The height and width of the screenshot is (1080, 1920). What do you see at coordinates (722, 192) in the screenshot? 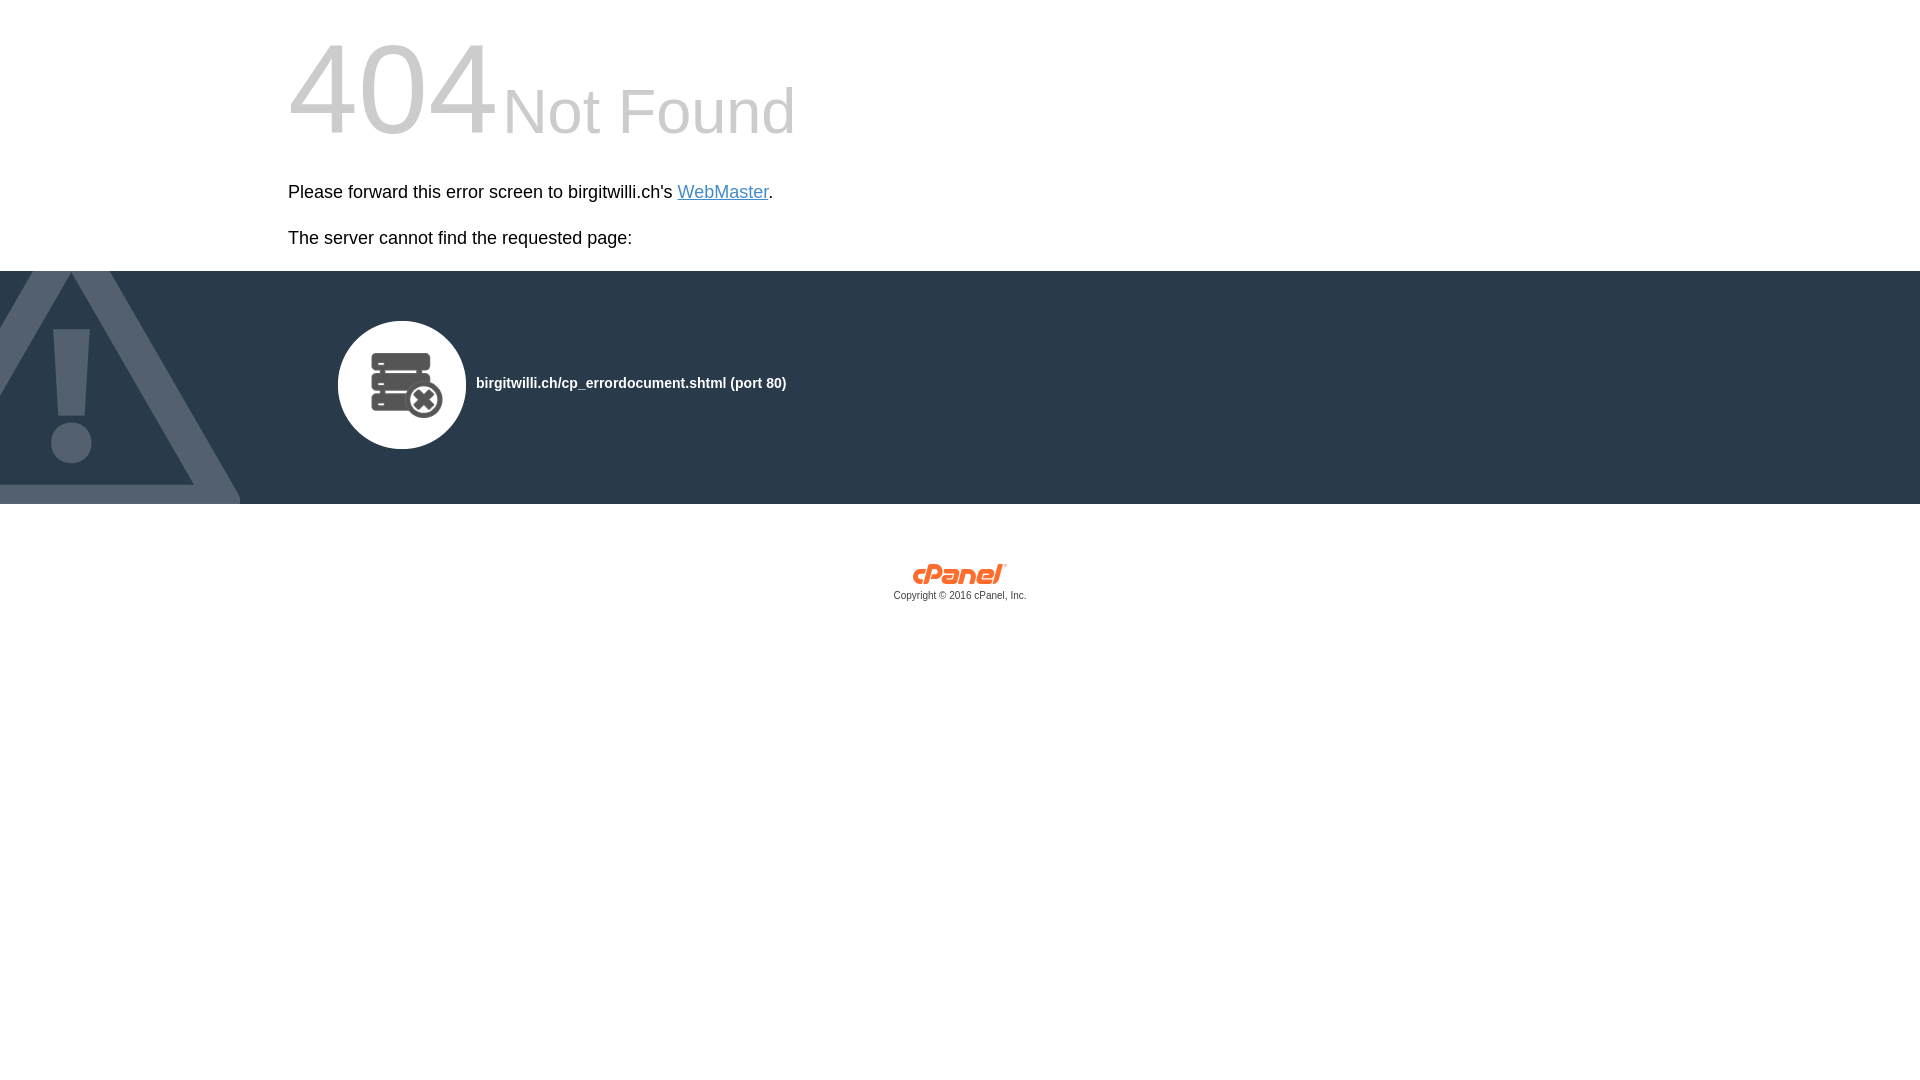
I see `'WebMaster'` at bounding box center [722, 192].